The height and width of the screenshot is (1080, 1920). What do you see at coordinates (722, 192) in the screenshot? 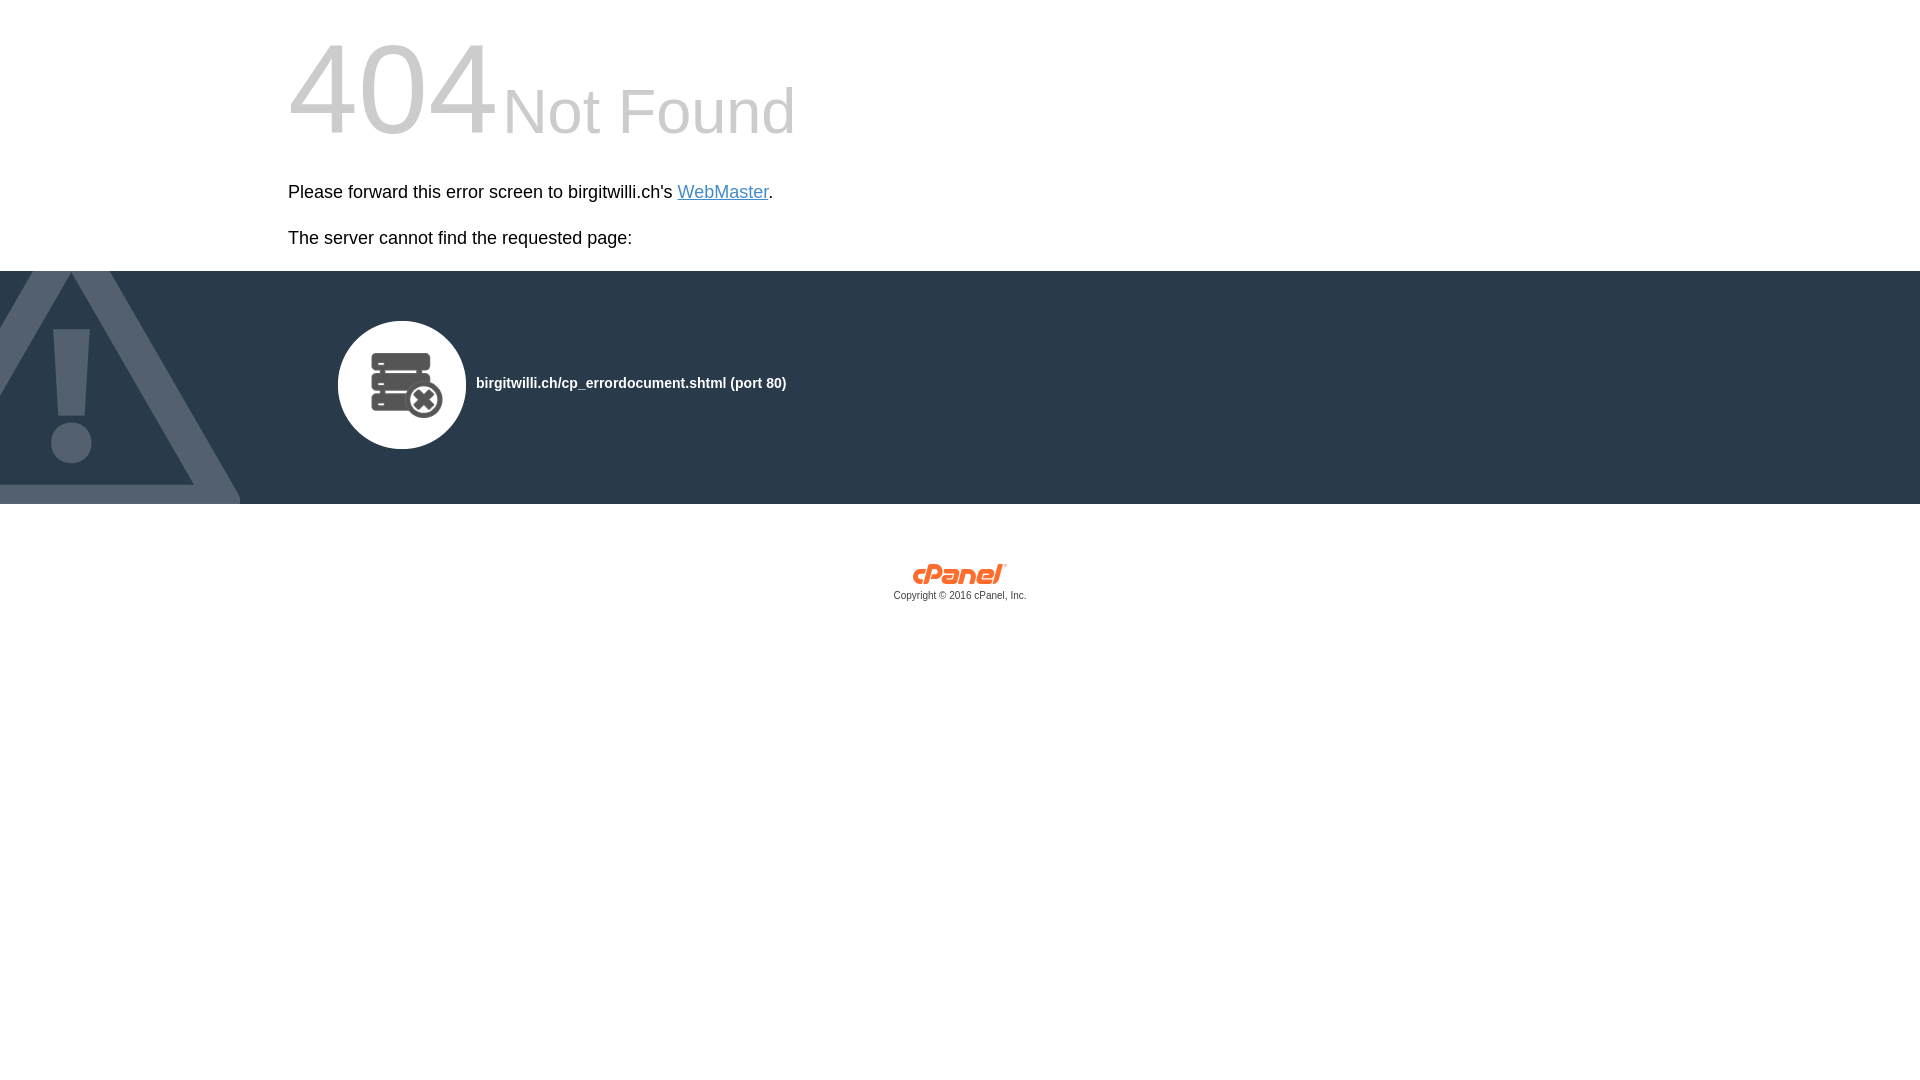
I see `'WebMaster'` at bounding box center [722, 192].